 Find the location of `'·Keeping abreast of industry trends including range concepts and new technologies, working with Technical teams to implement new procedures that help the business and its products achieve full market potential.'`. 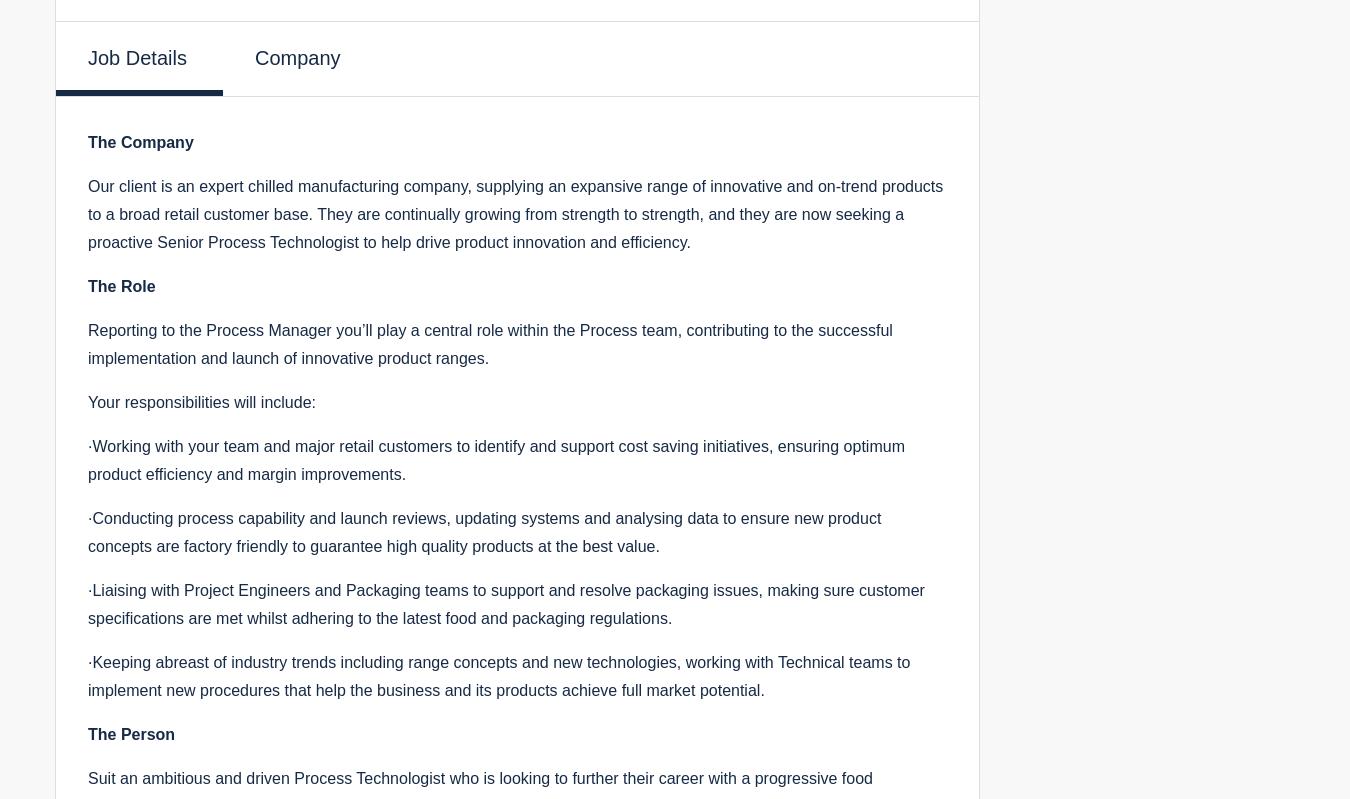

'·Keeping abreast of industry trends including range concepts and new technologies, working with Technical teams to implement new procedures that help the business and its products achieve full market potential.' is located at coordinates (497, 674).